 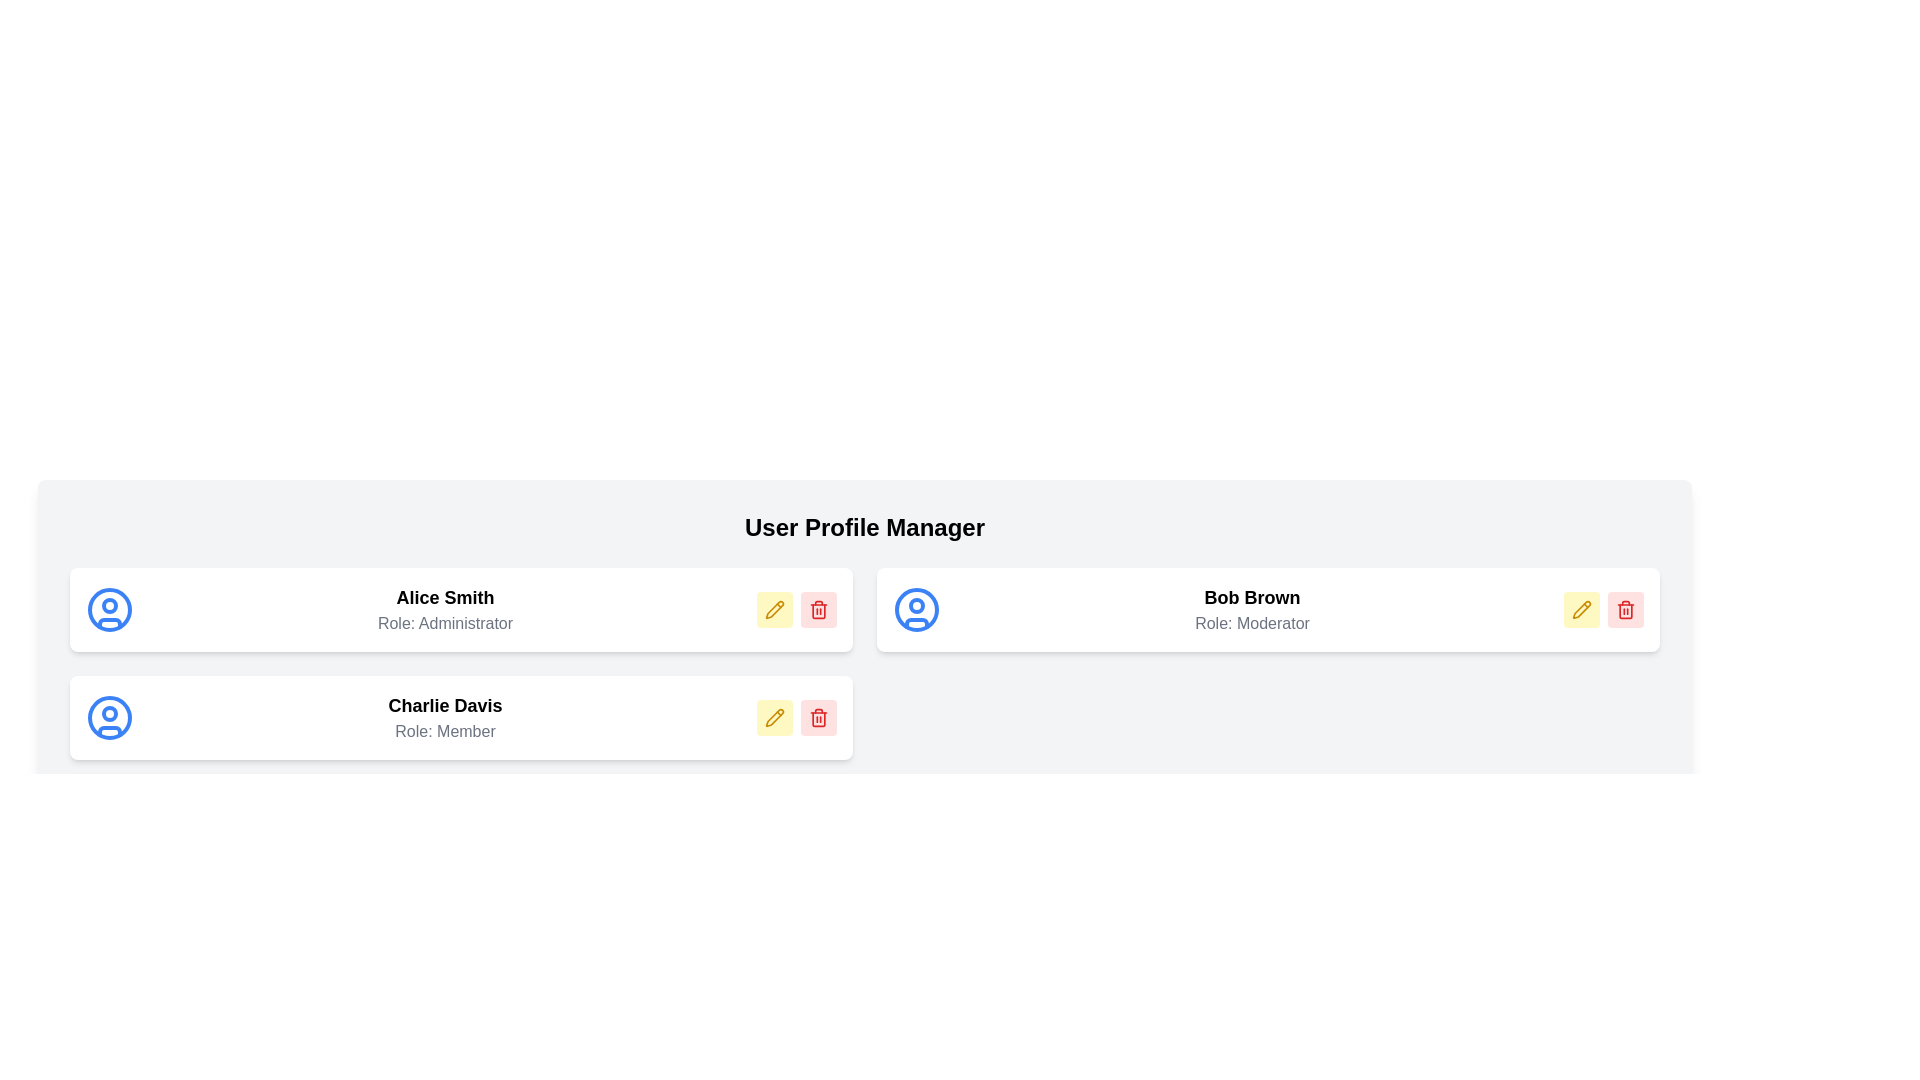 What do you see at coordinates (915, 608) in the screenshot?
I see `the user profile icon located at the top right card of the interface next to the text 'Bob Brown Role: Moderator'` at bounding box center [915, 608].